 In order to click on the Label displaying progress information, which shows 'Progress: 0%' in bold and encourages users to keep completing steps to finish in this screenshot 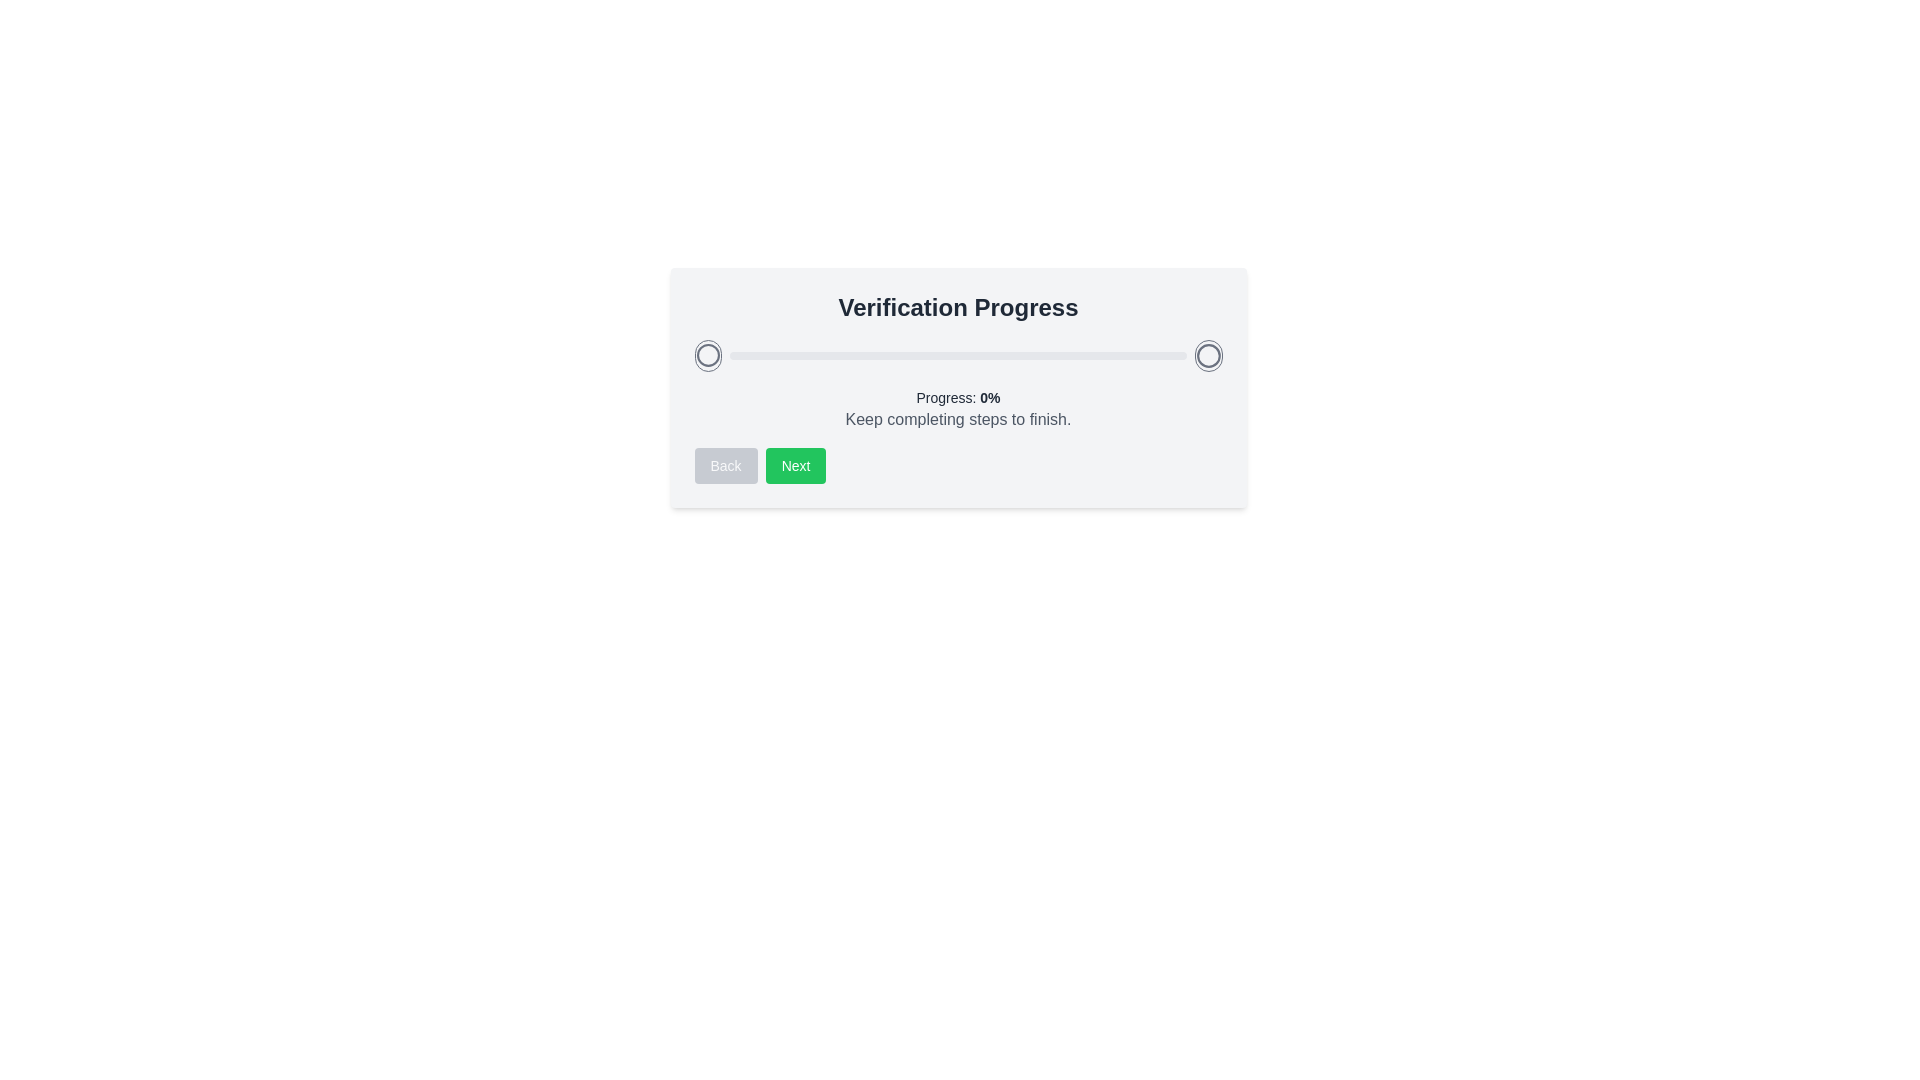, I will do `click(957, 408)`.